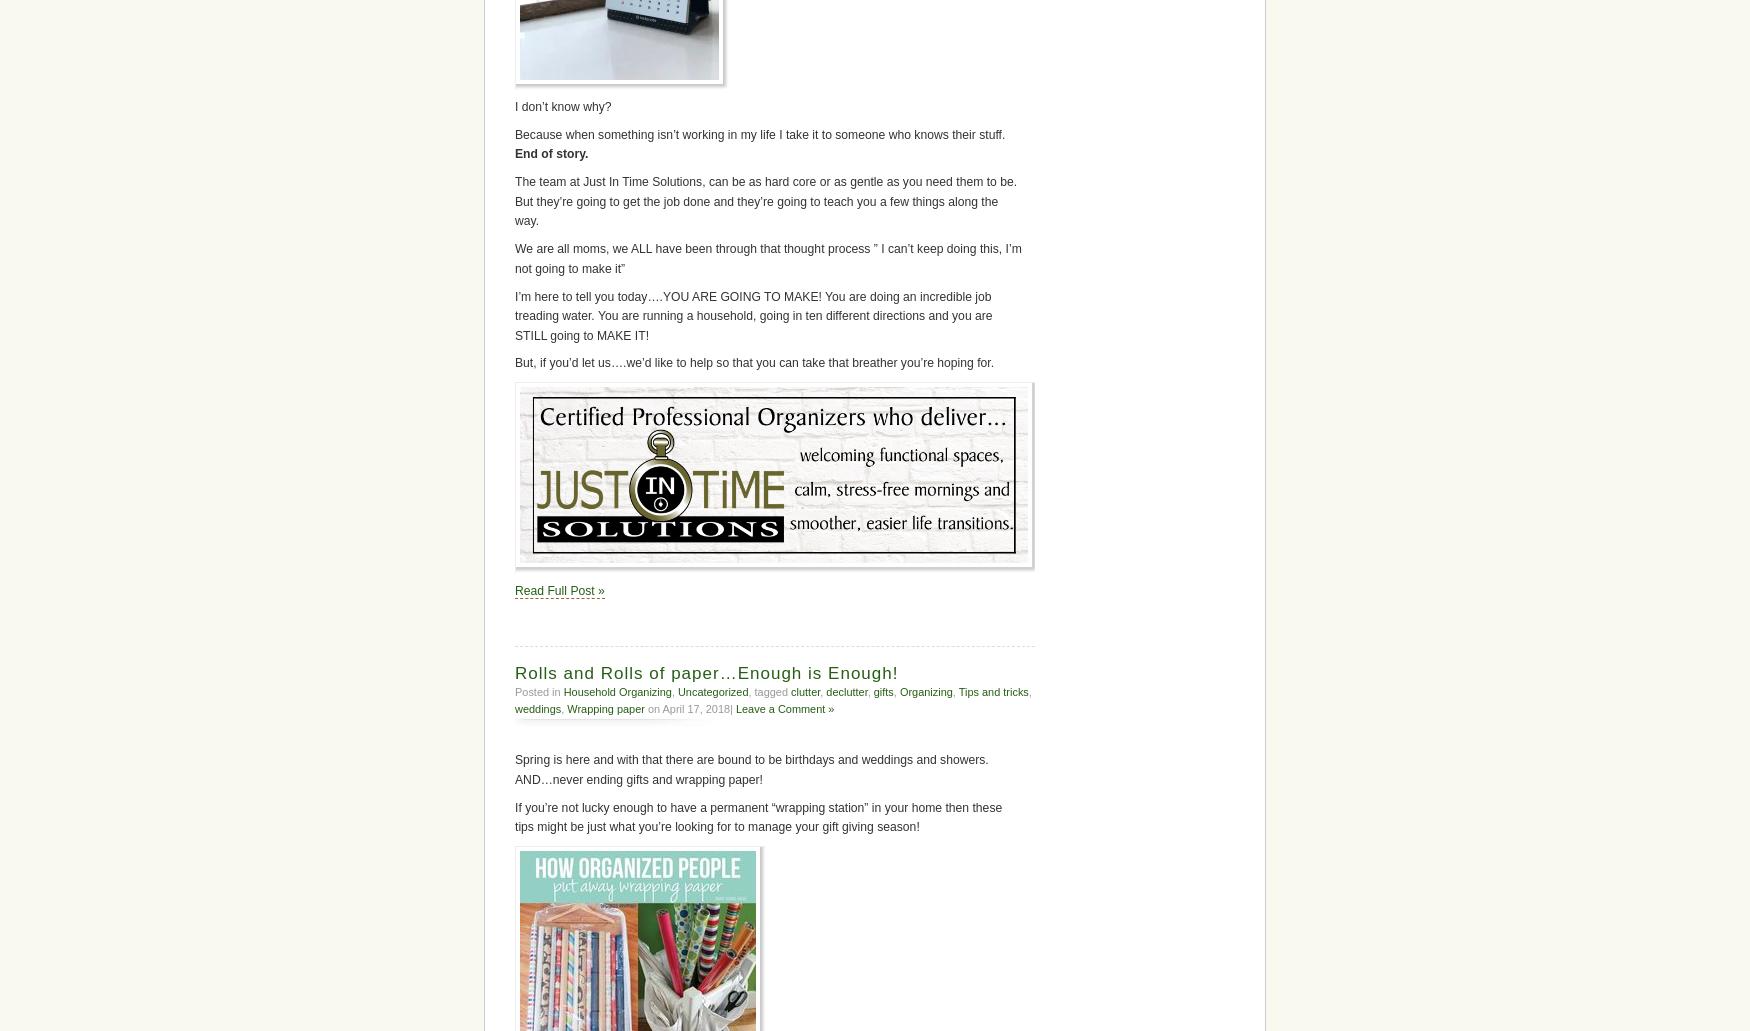 Image resolution: width=1750 pixels, height=1031 pixels. I want to click on 'But, if you’d let us….we’d like to help so that you can take that breather you’re hoping for.', so click(753, 362).